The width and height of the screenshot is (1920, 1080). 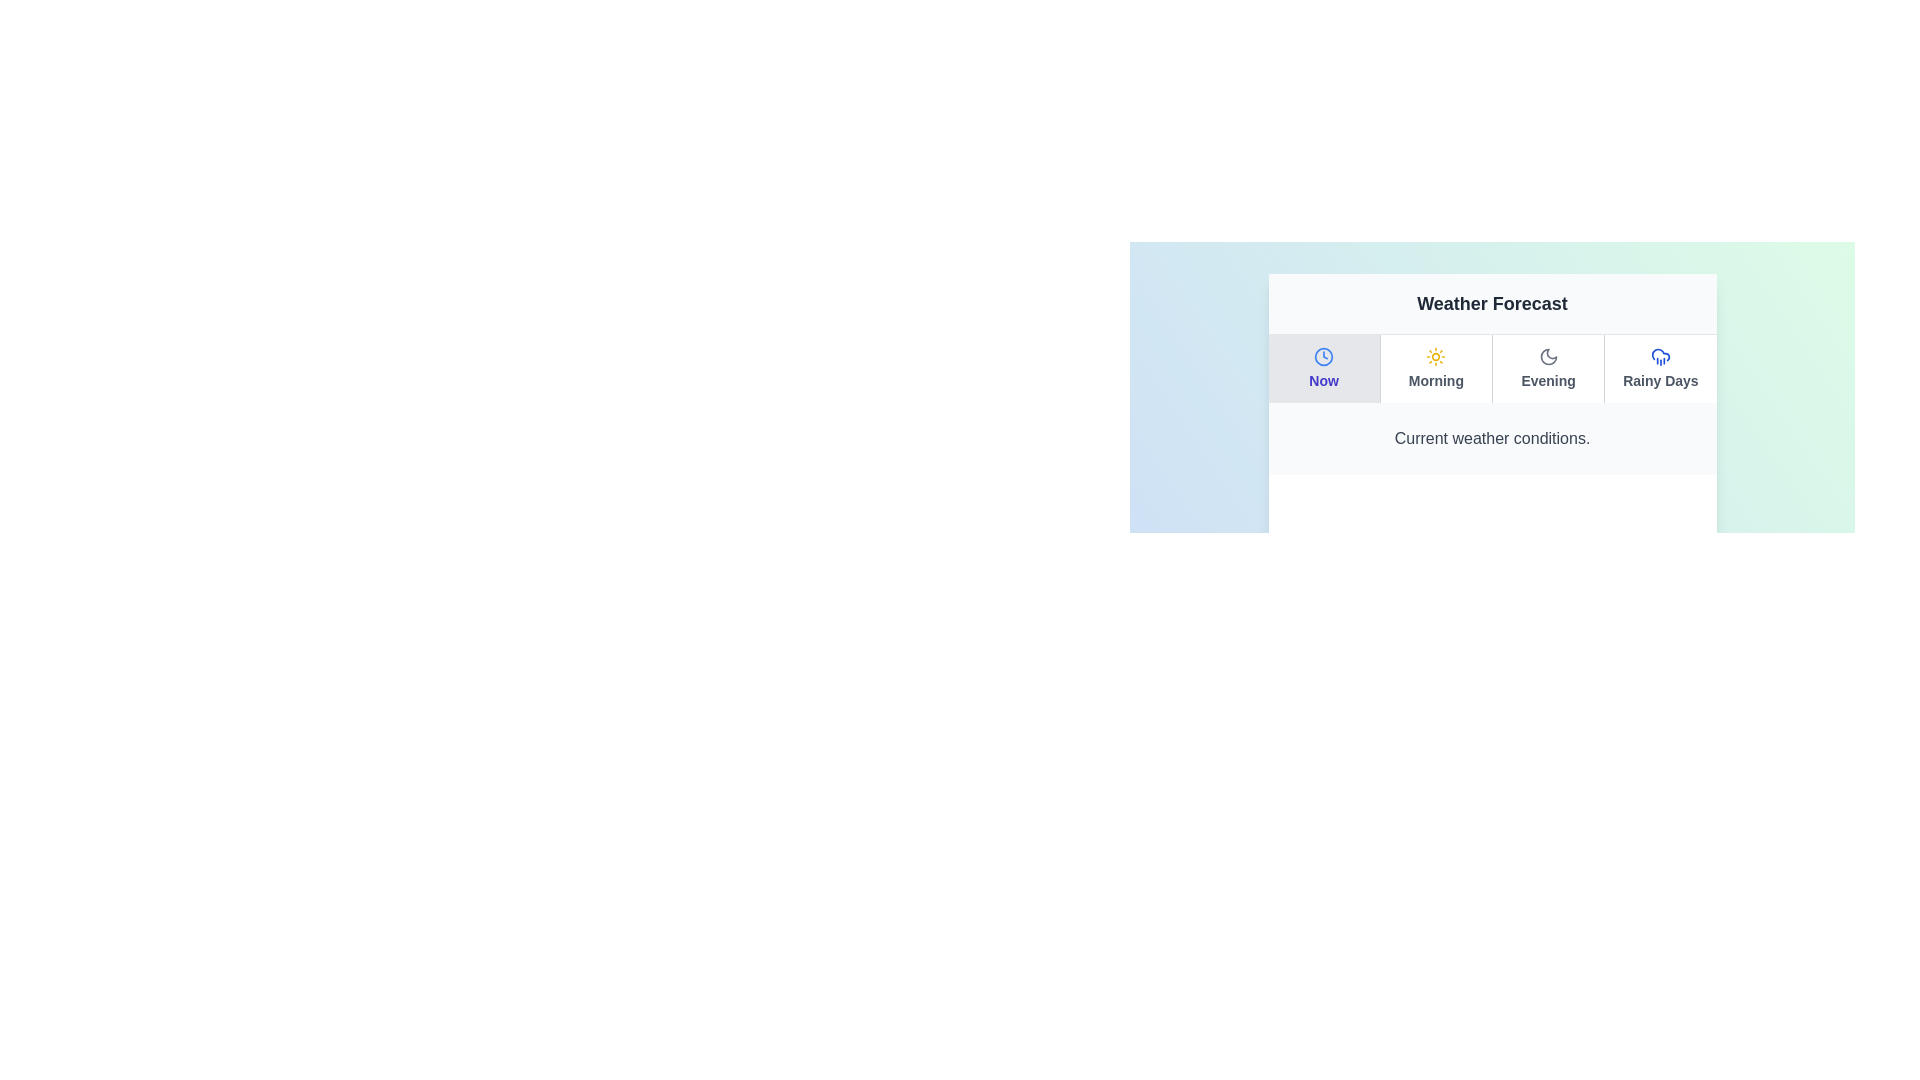 What do you see at coordinates (1547, 381) in the screenshot?
I see `the 'Evening' static text label in the weather navigation menu` at bounding box center [1547, 381].